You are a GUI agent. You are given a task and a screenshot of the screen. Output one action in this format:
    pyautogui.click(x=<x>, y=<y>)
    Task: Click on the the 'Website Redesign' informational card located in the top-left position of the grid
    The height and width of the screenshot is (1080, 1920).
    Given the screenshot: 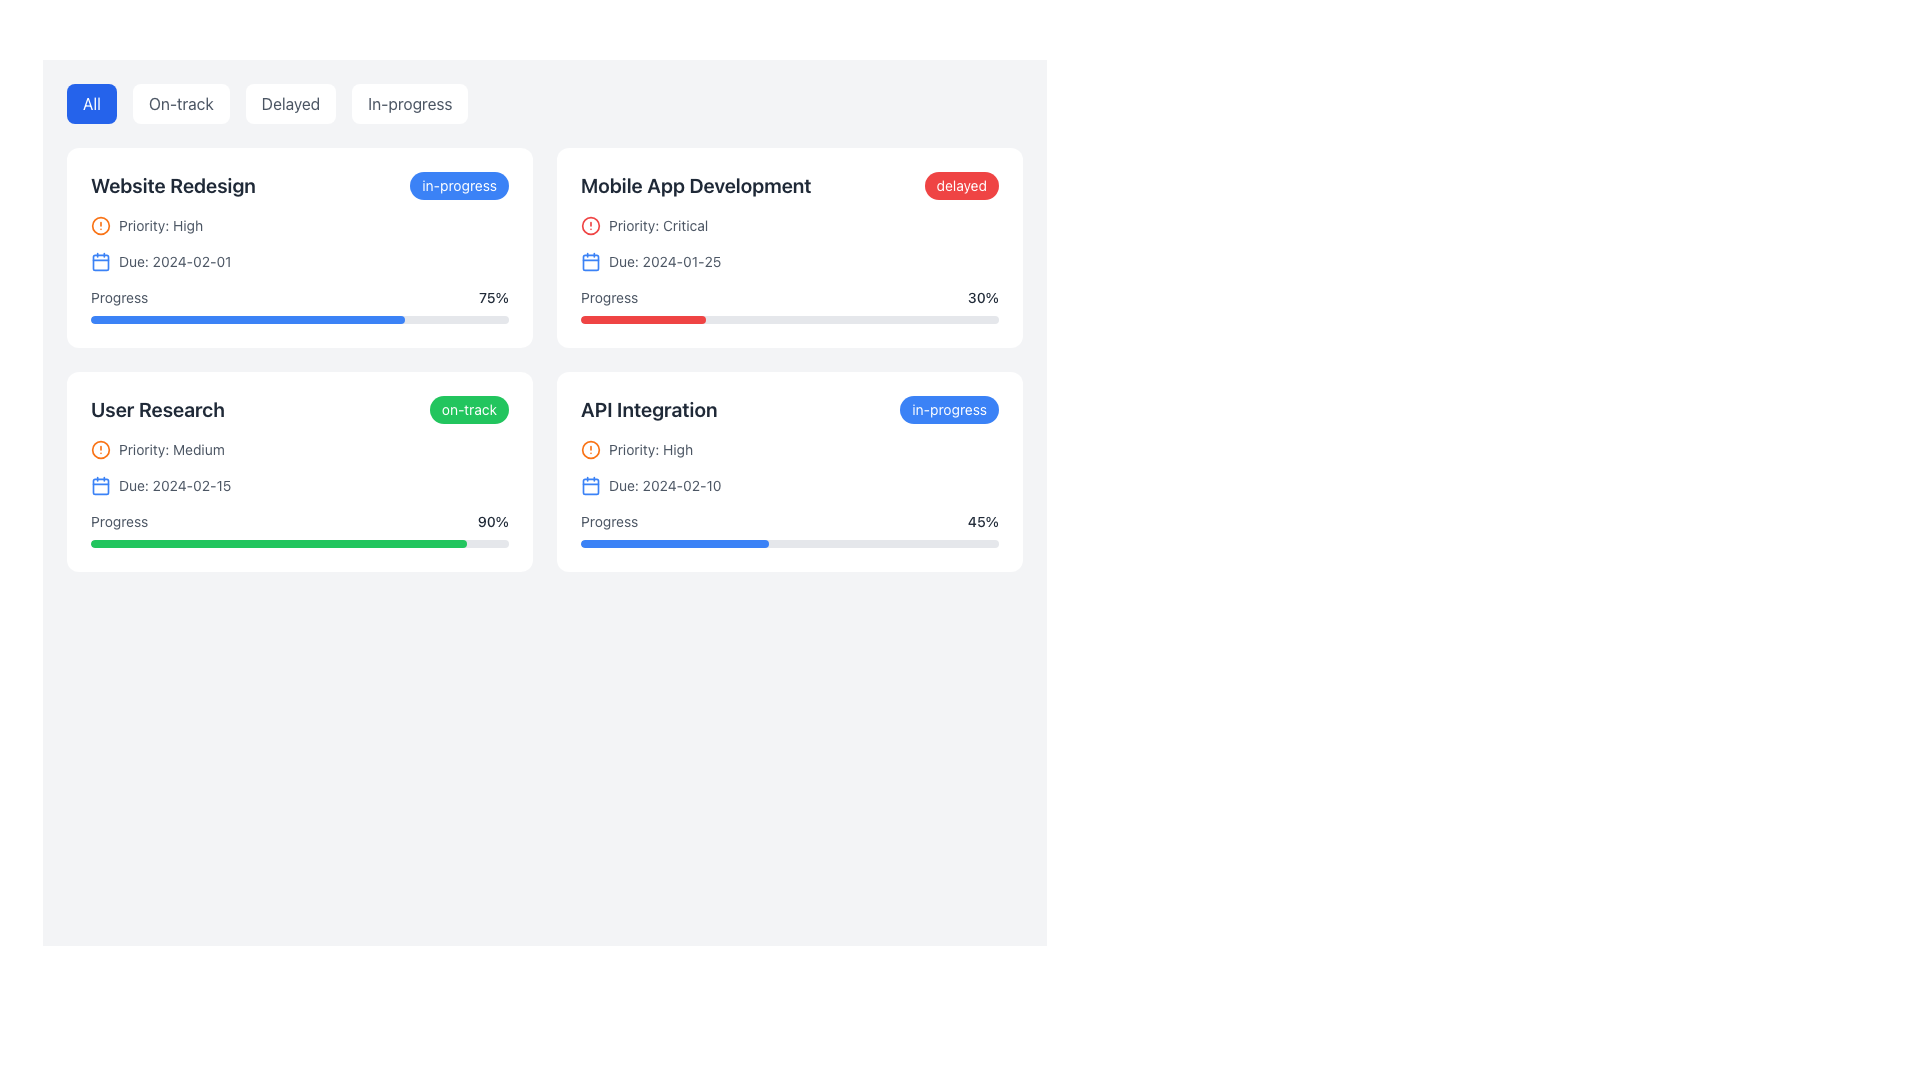 What is the action you would take?
    pyautogui.click(x=298, y=246)
    